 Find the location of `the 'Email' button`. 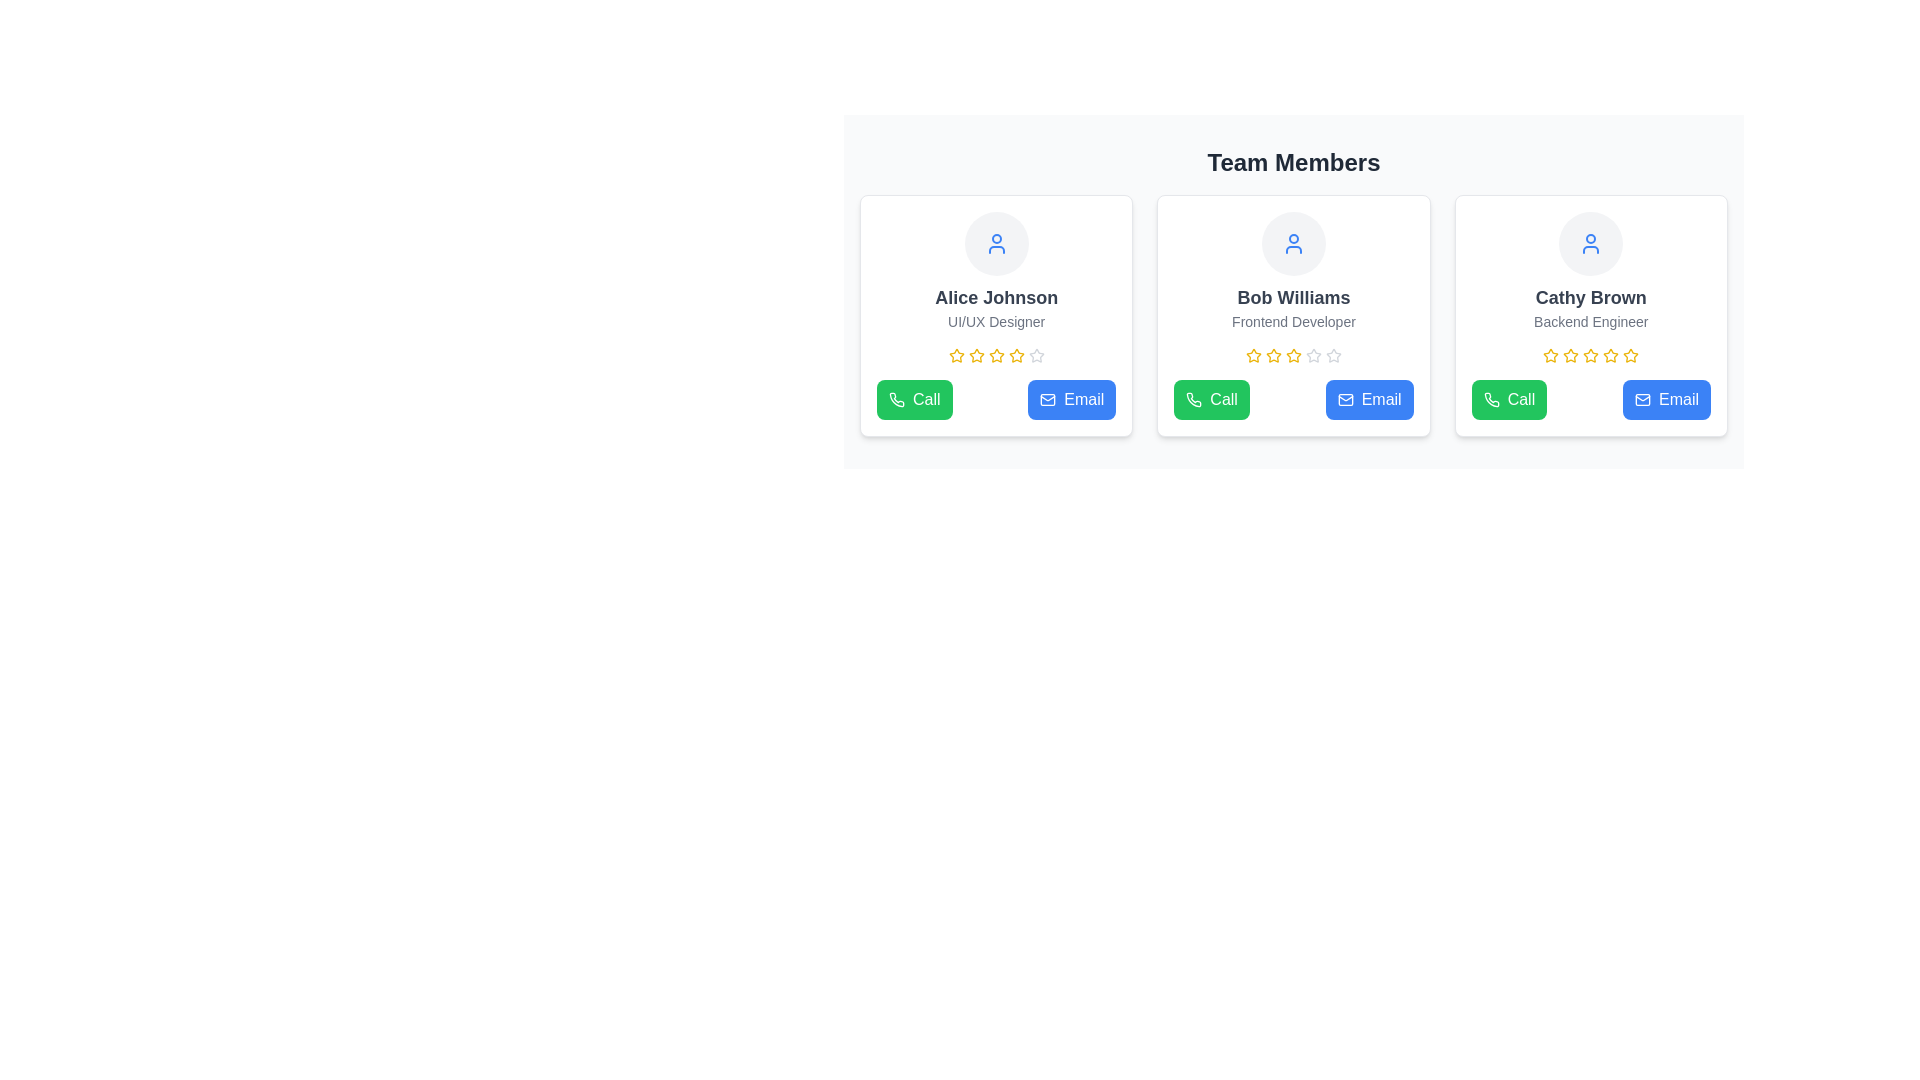

the 'Email' button is located at coordinates (1642, 400).